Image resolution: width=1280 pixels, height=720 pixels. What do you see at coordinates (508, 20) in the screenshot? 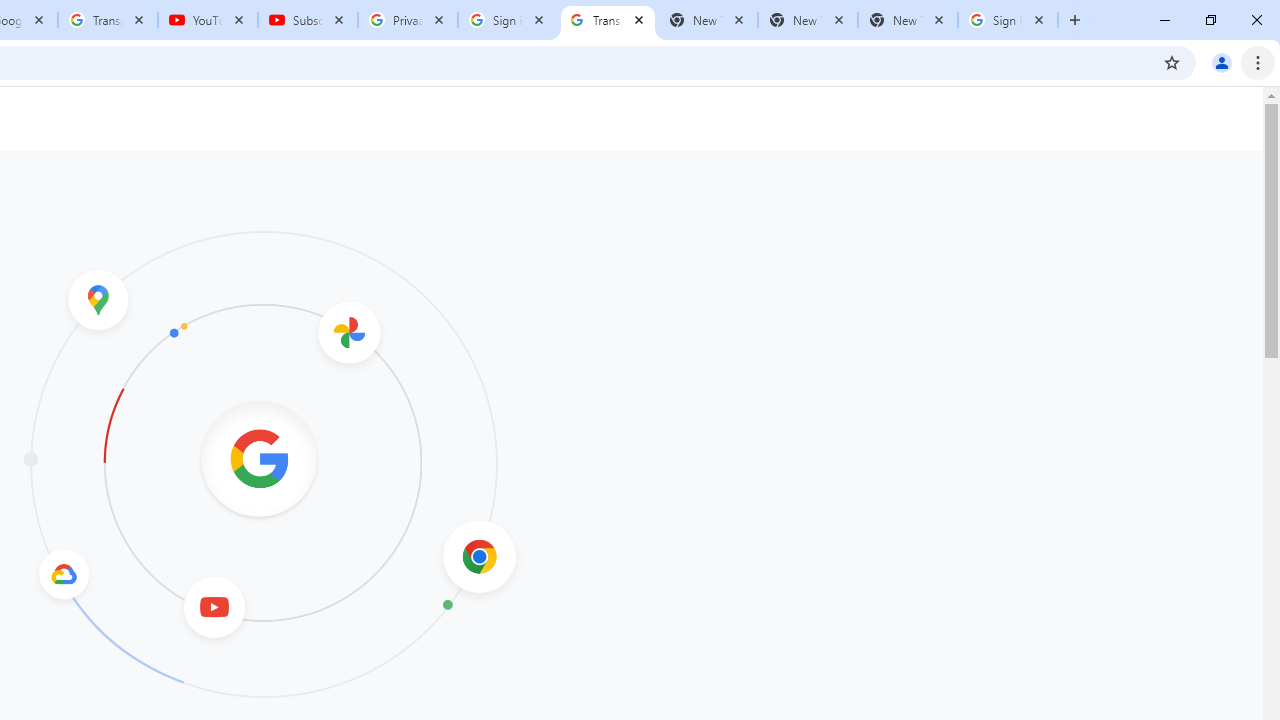
I see `'Sign in - Google Accounts'` at bounding box center [508, 20].